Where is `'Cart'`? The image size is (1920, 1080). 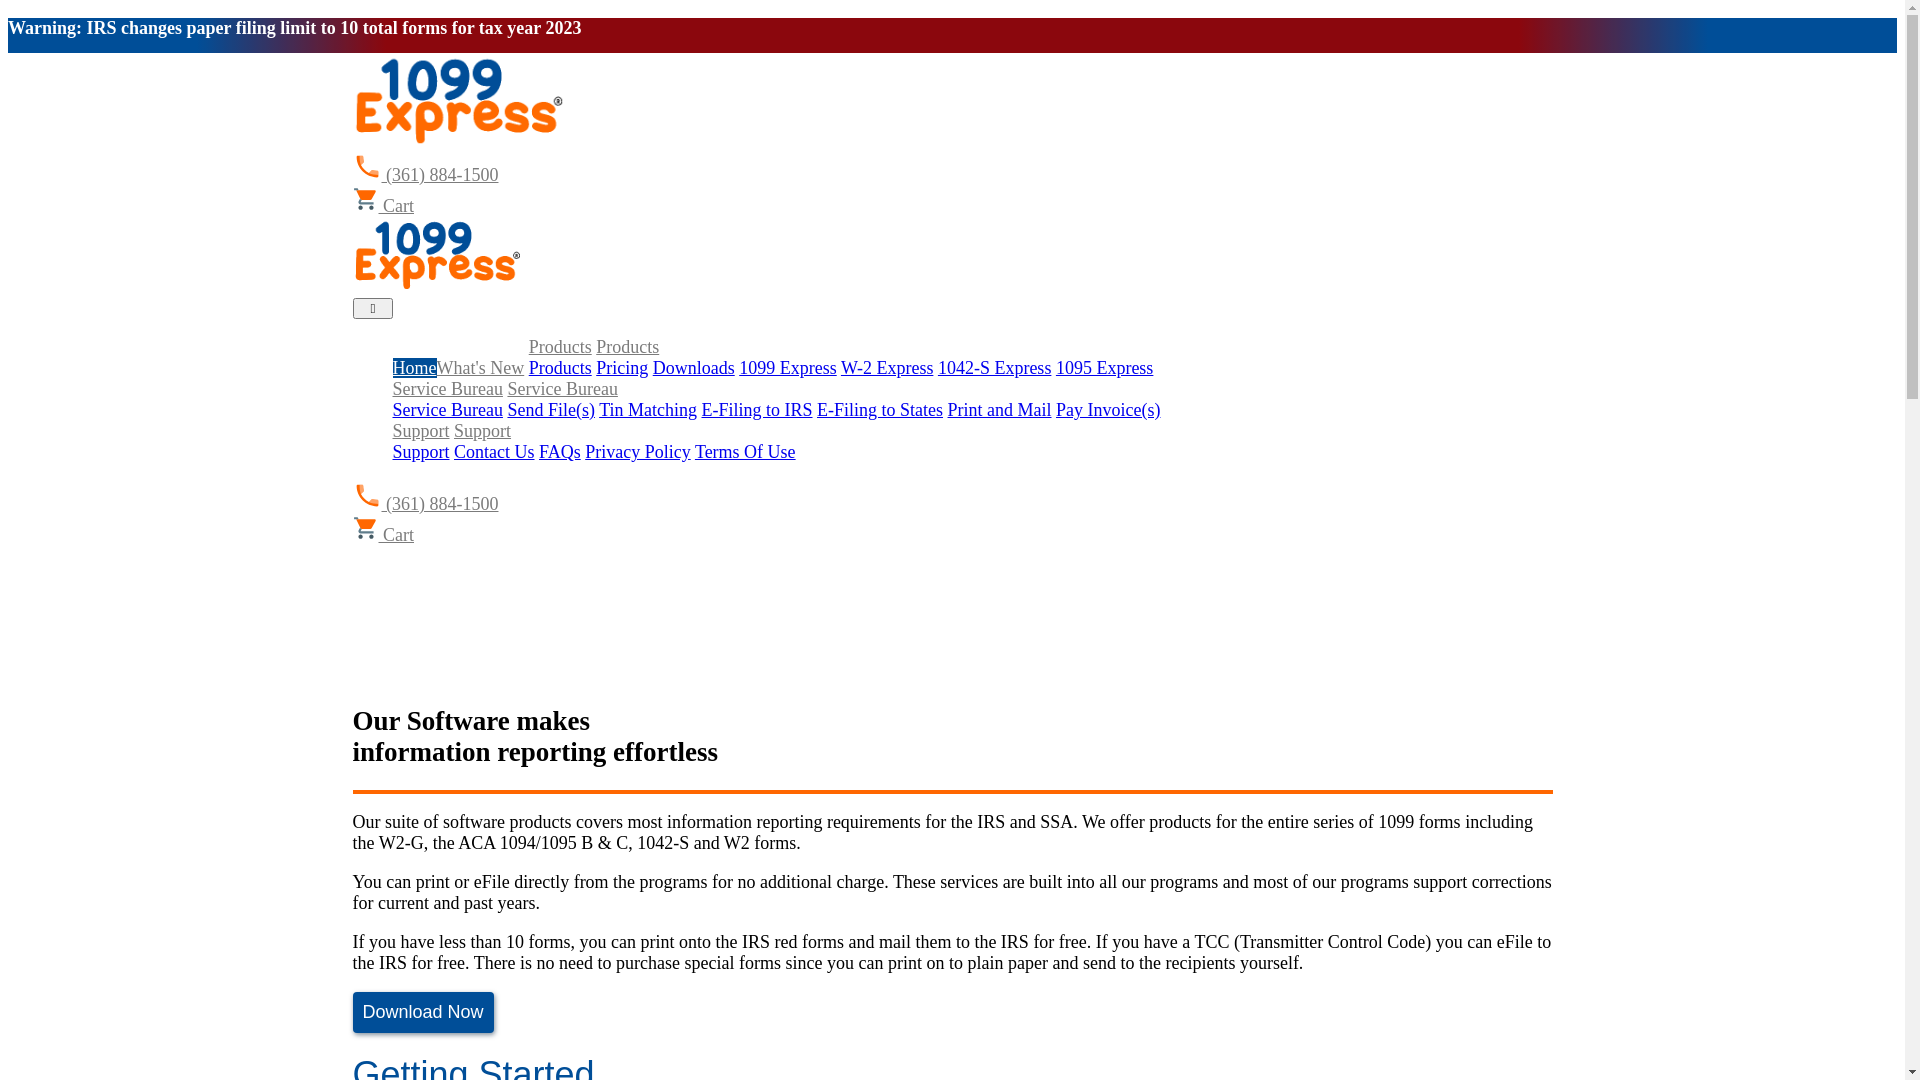 'Cart' is located at coordinates (383, 534).